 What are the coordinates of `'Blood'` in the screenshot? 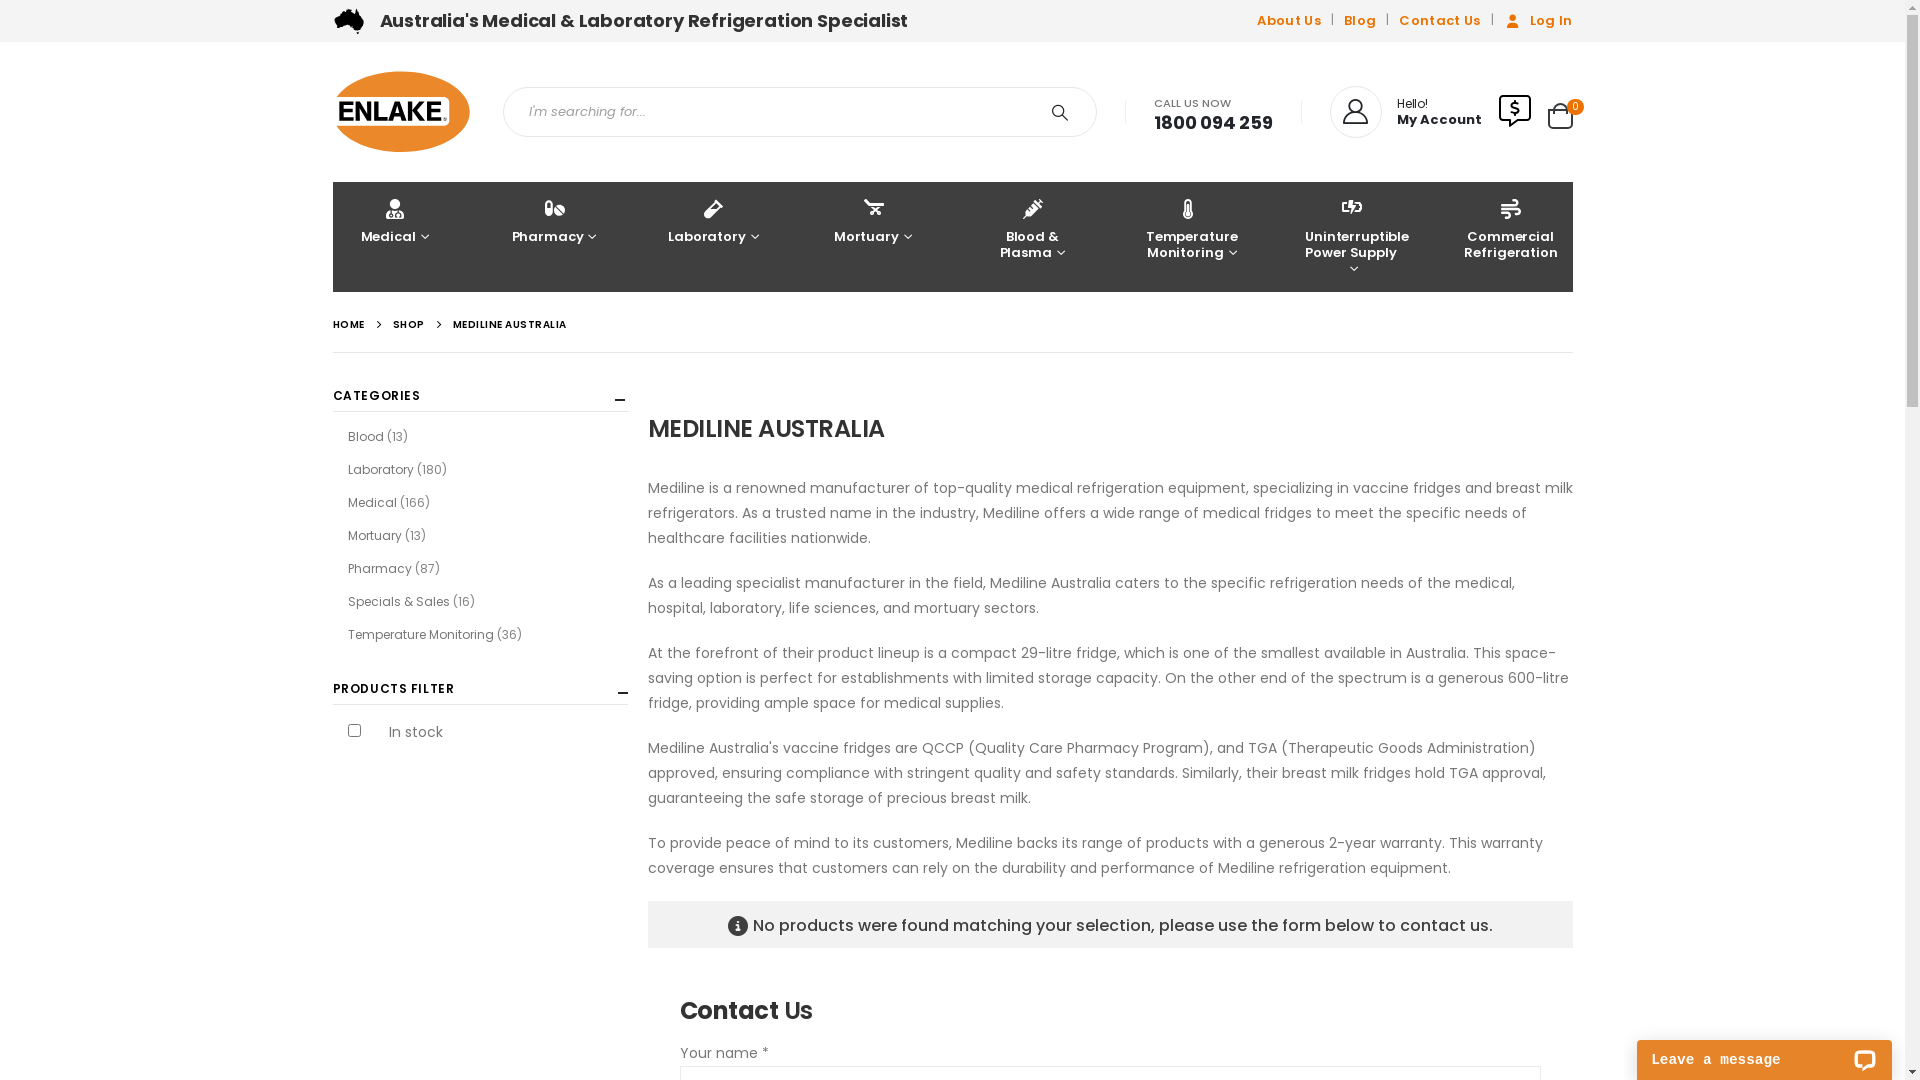 It's located at (365, 435).